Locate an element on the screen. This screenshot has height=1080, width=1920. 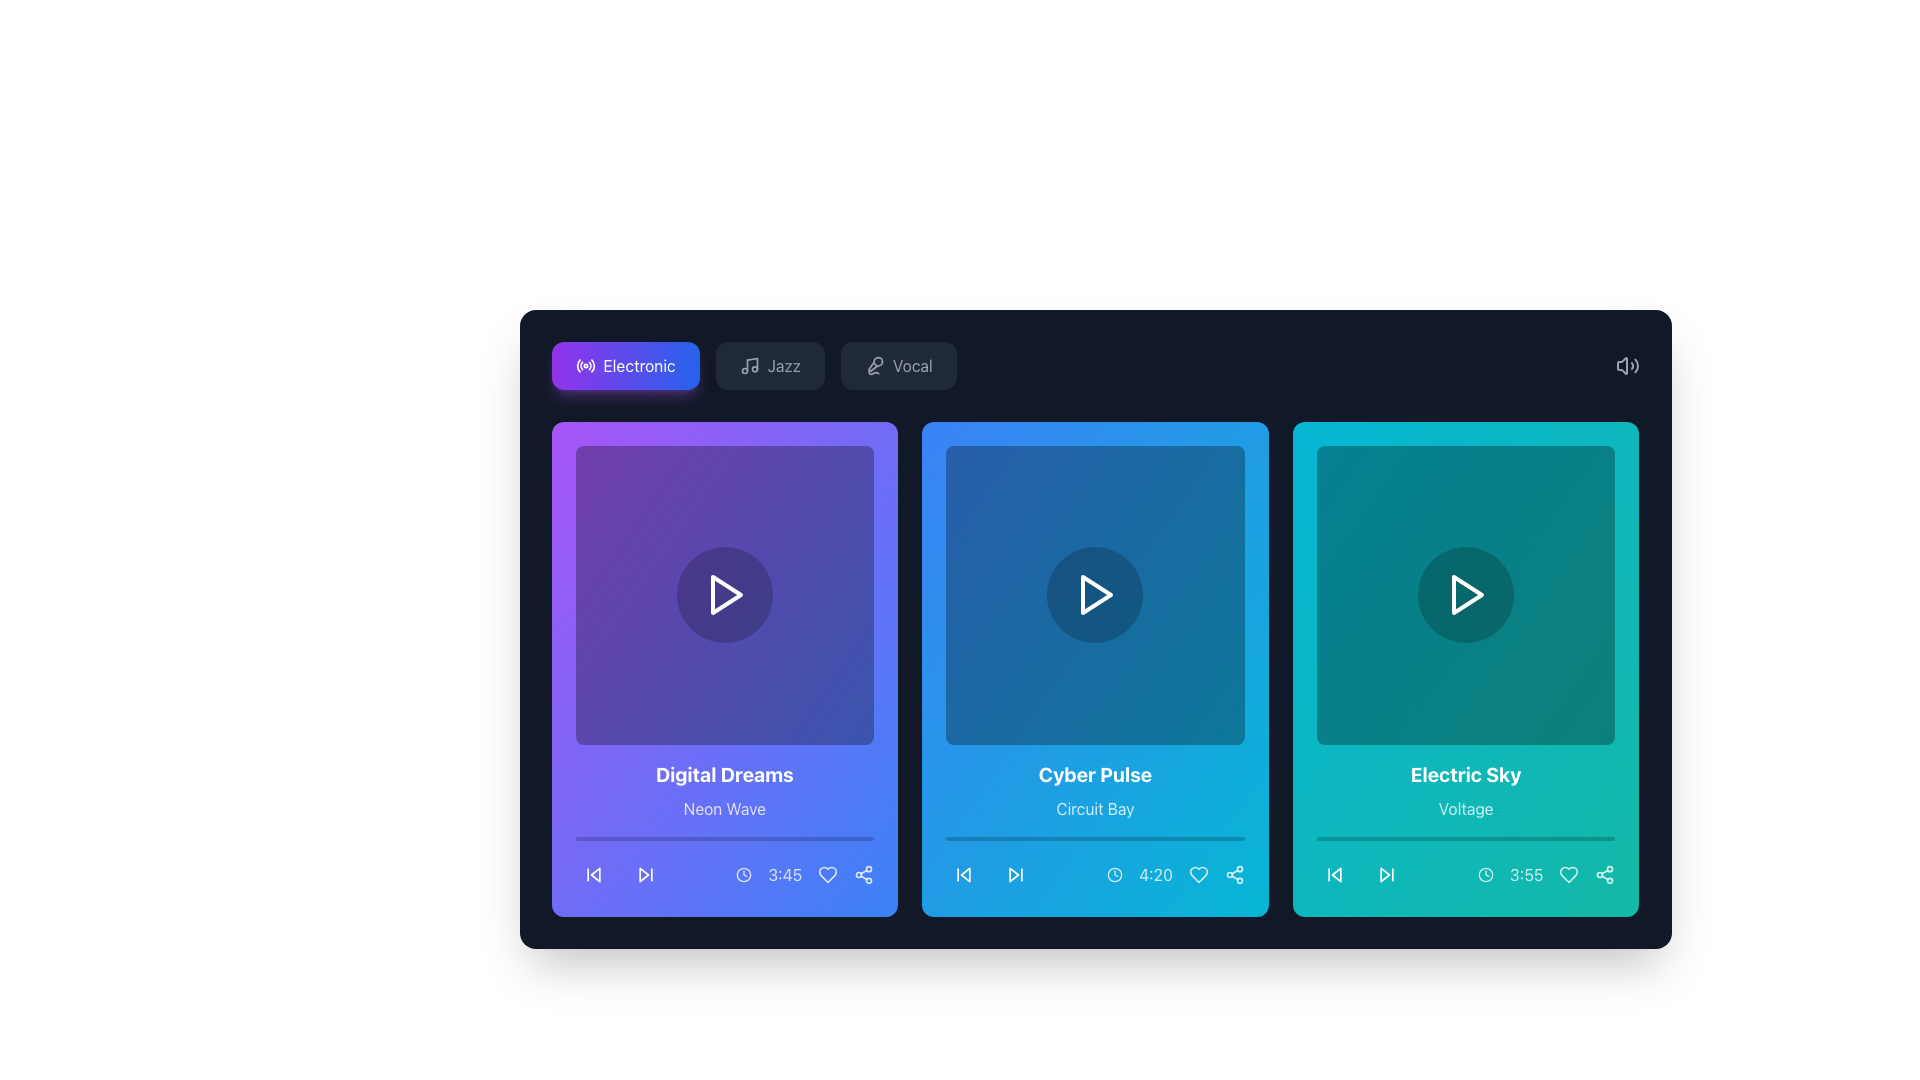
the text label displaying 'Circuit Bay', which is located beneath the title 'Cyber Pulse' within the second card of a horizontally-arranged list of three cards is located at coordinates (1094, 807).